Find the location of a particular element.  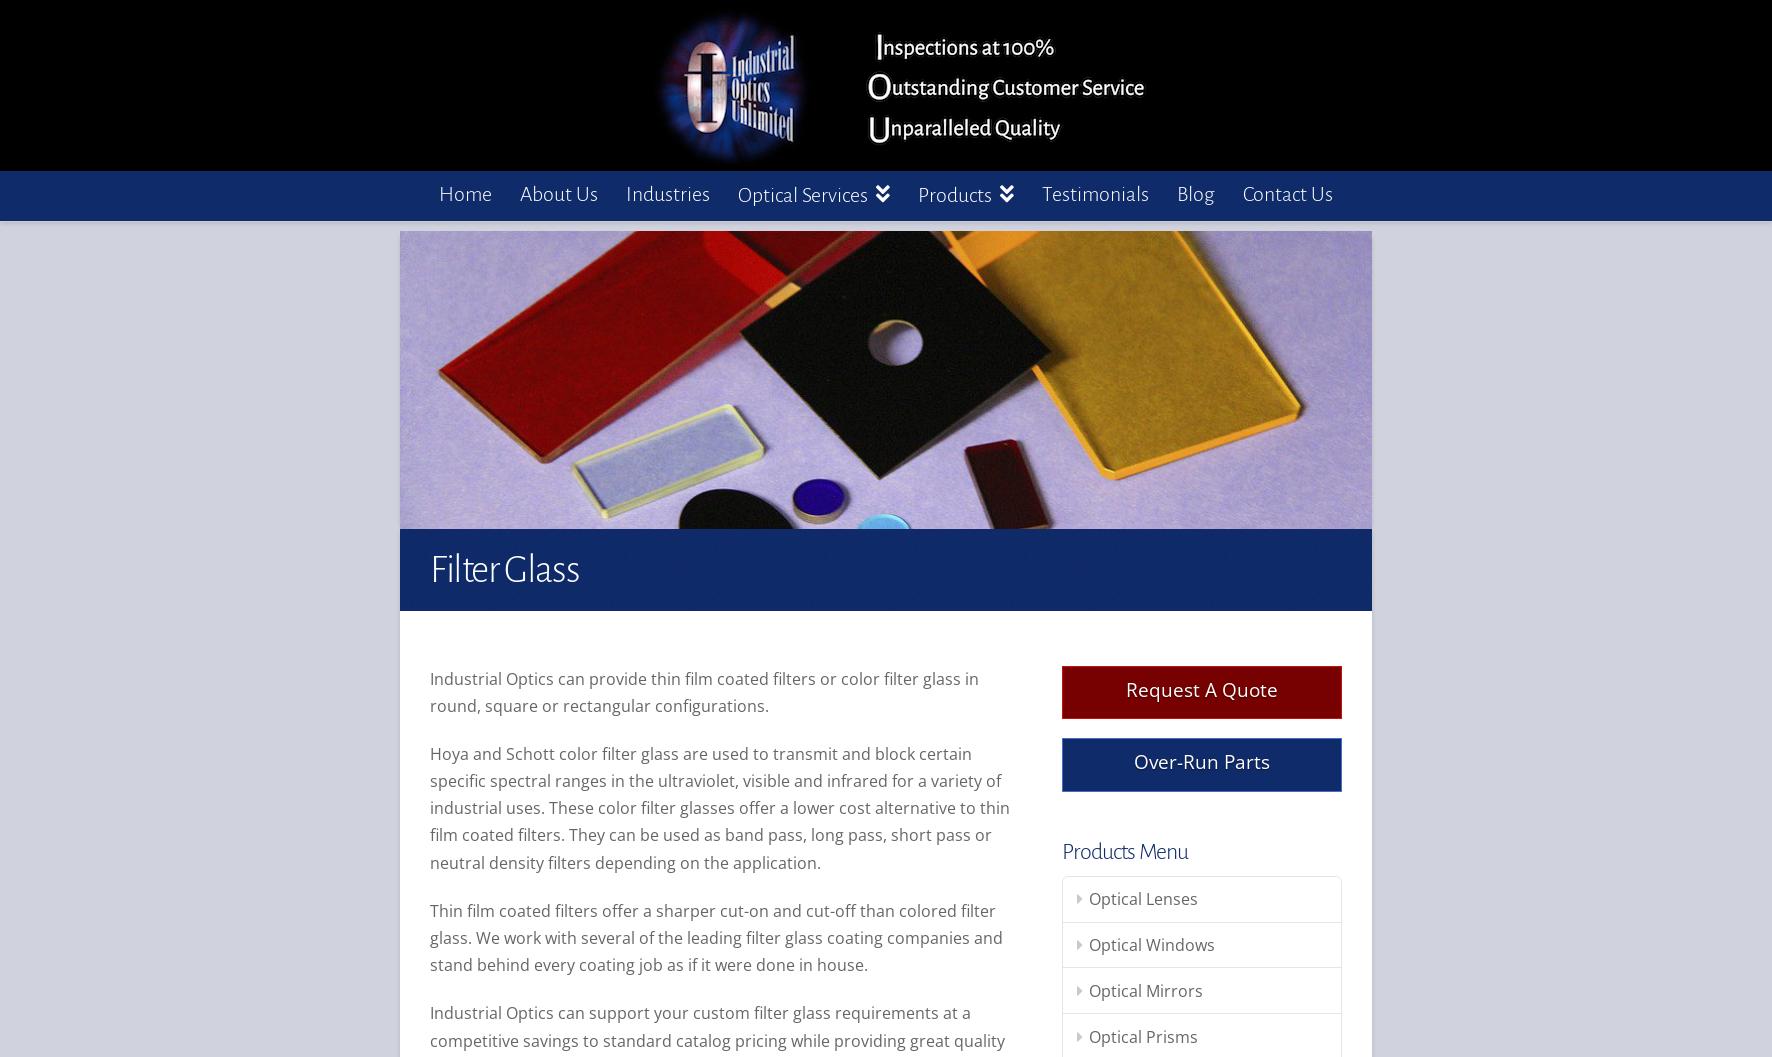

'Optical Lenses' is located at coordinates (1142, 897).